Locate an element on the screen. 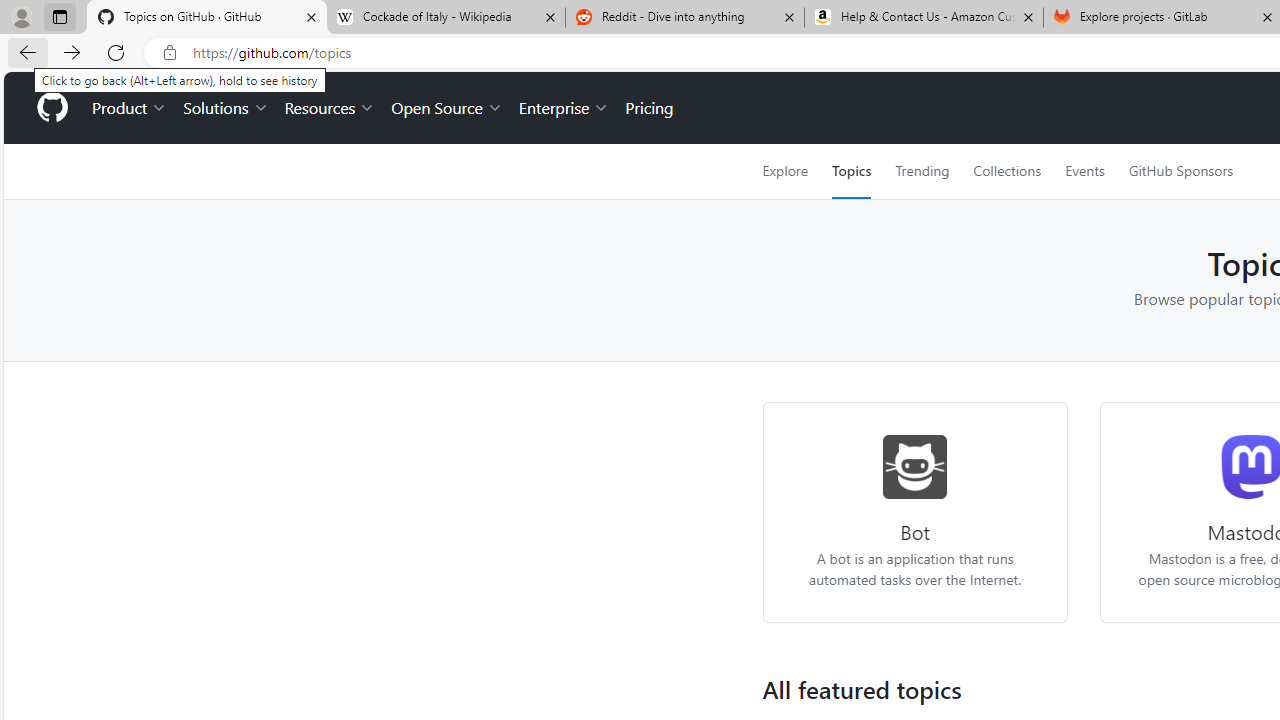 This screenshot has width=1280, height=720. 'Homepage' is located at coordinates (51, 108).